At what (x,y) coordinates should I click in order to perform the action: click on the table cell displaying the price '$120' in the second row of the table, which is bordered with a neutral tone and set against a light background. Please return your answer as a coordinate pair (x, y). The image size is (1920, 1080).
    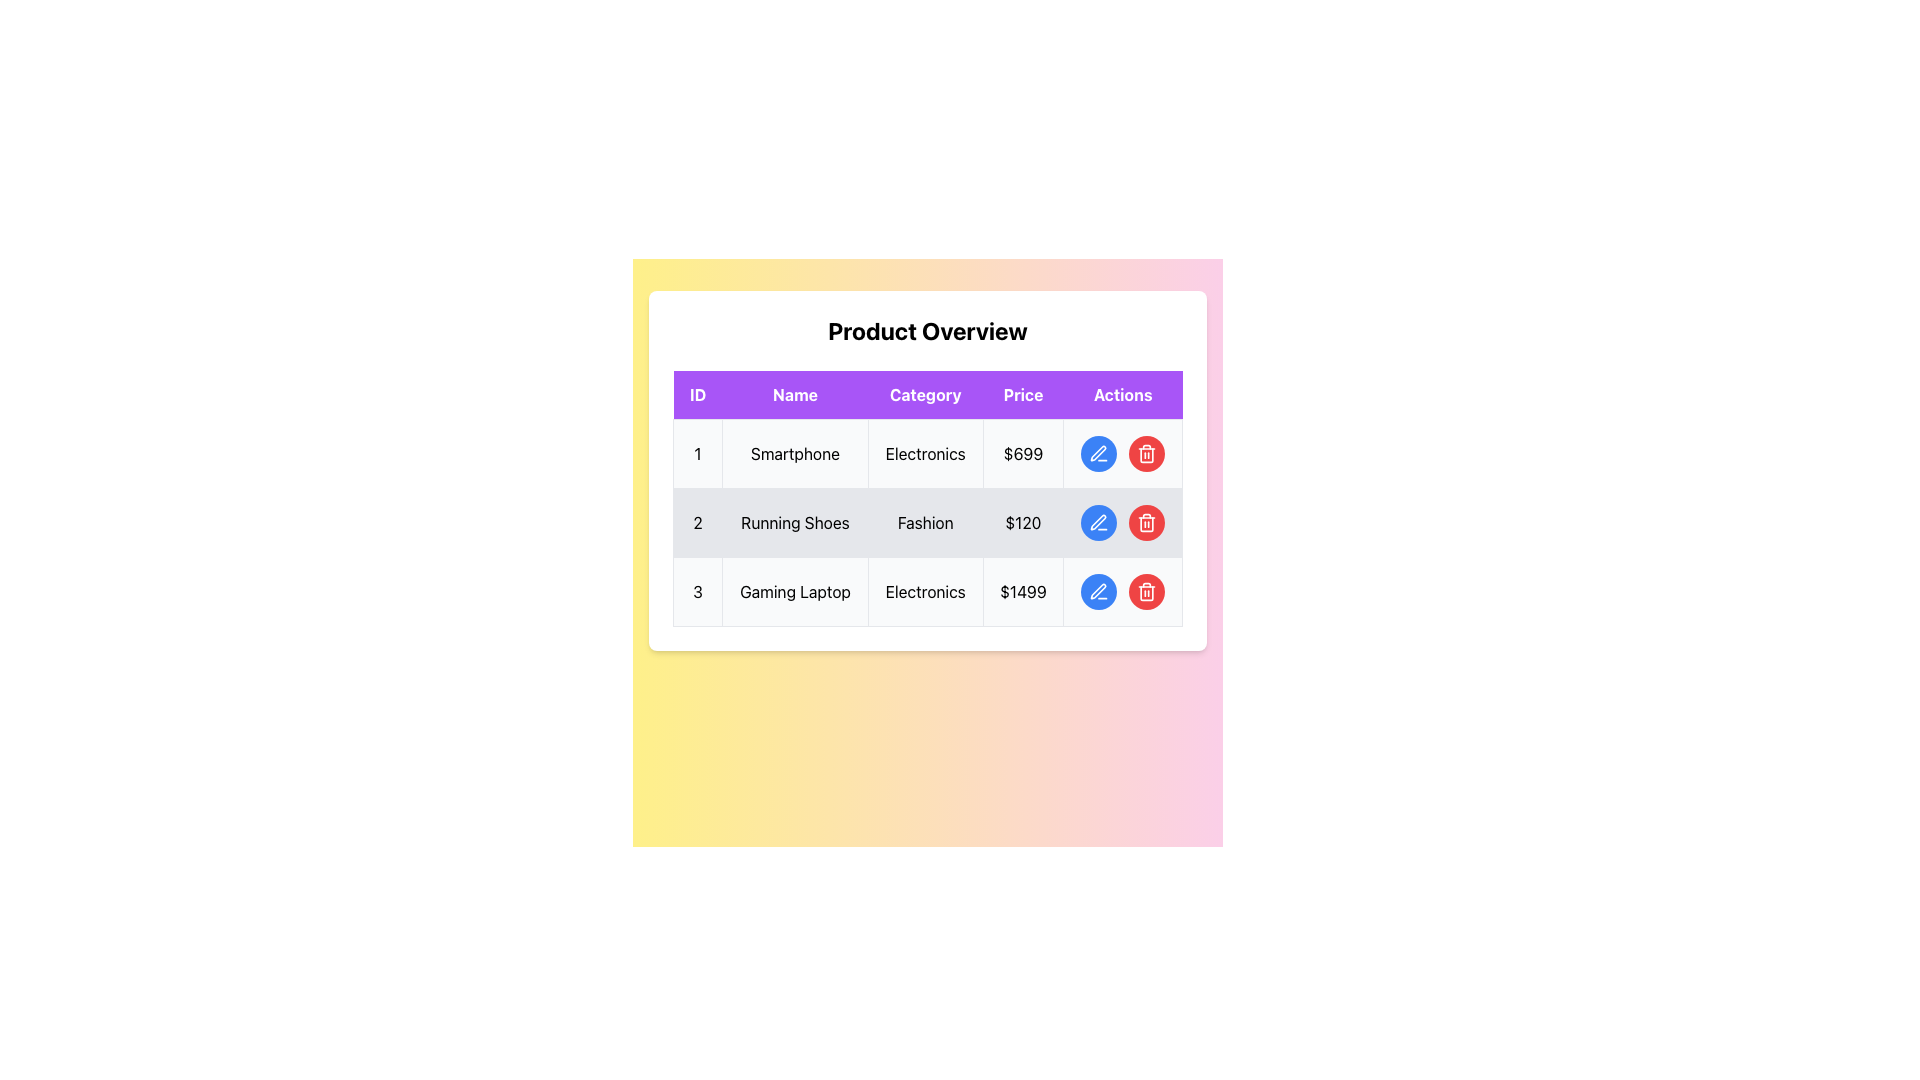
    Looking at the image, I should click on (1023, 522).